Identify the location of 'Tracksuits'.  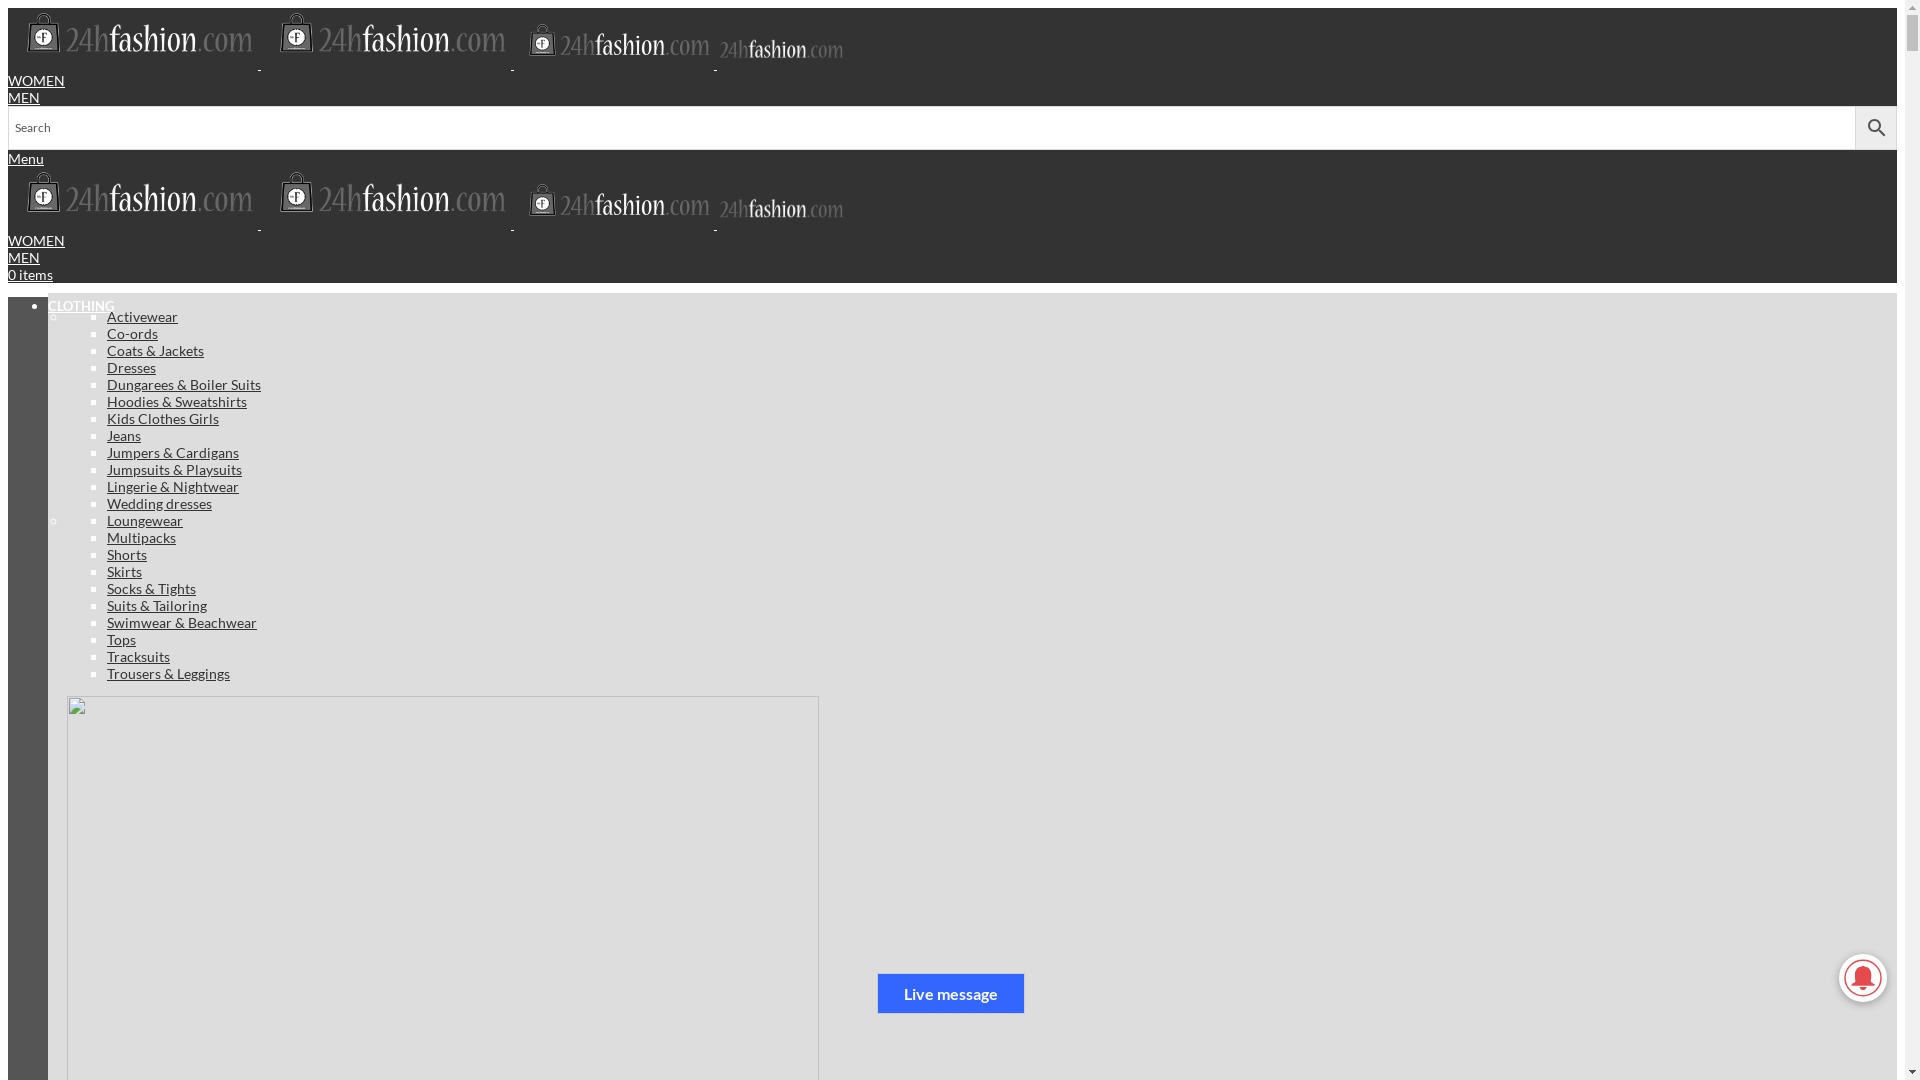
(137, 656).